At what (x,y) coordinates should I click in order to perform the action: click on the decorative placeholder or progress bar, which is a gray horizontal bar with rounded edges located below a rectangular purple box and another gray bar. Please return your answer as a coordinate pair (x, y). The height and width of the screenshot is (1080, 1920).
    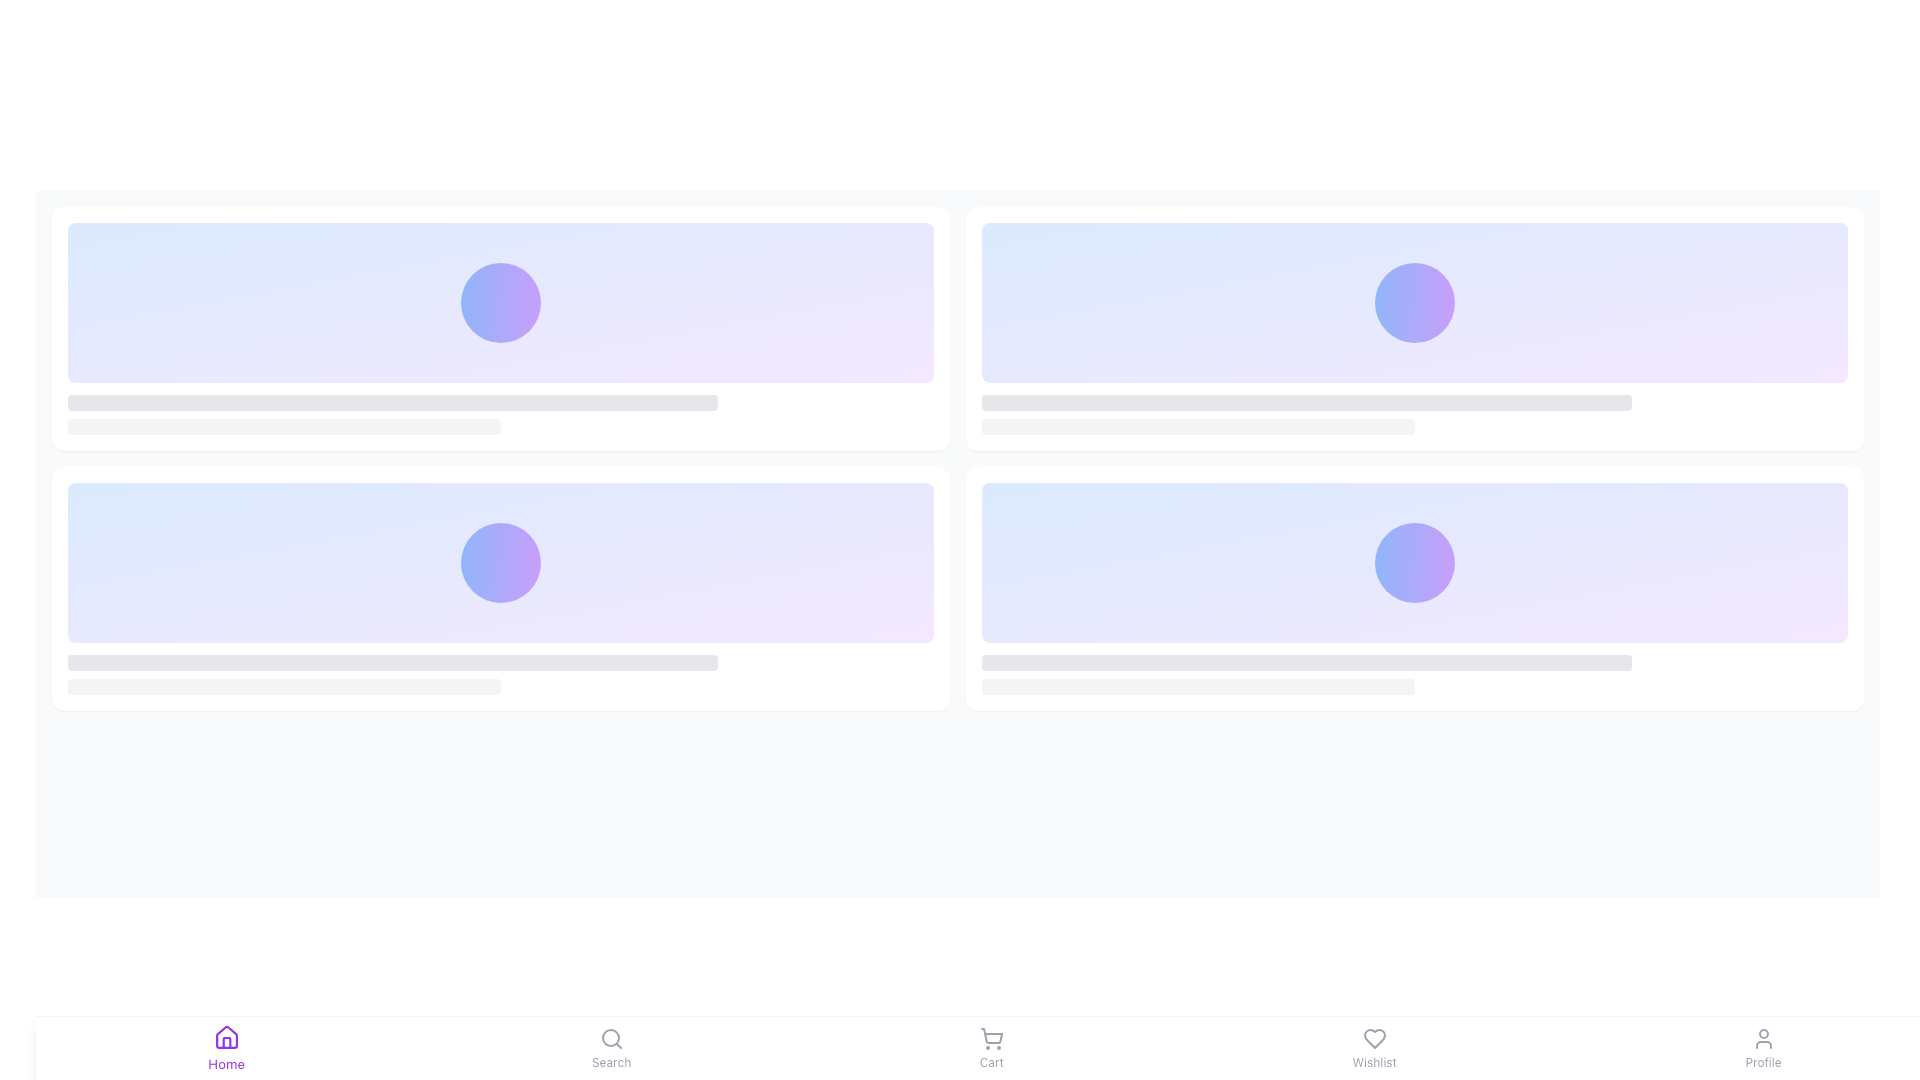
    Looking at the image, I should click on (283, 426).